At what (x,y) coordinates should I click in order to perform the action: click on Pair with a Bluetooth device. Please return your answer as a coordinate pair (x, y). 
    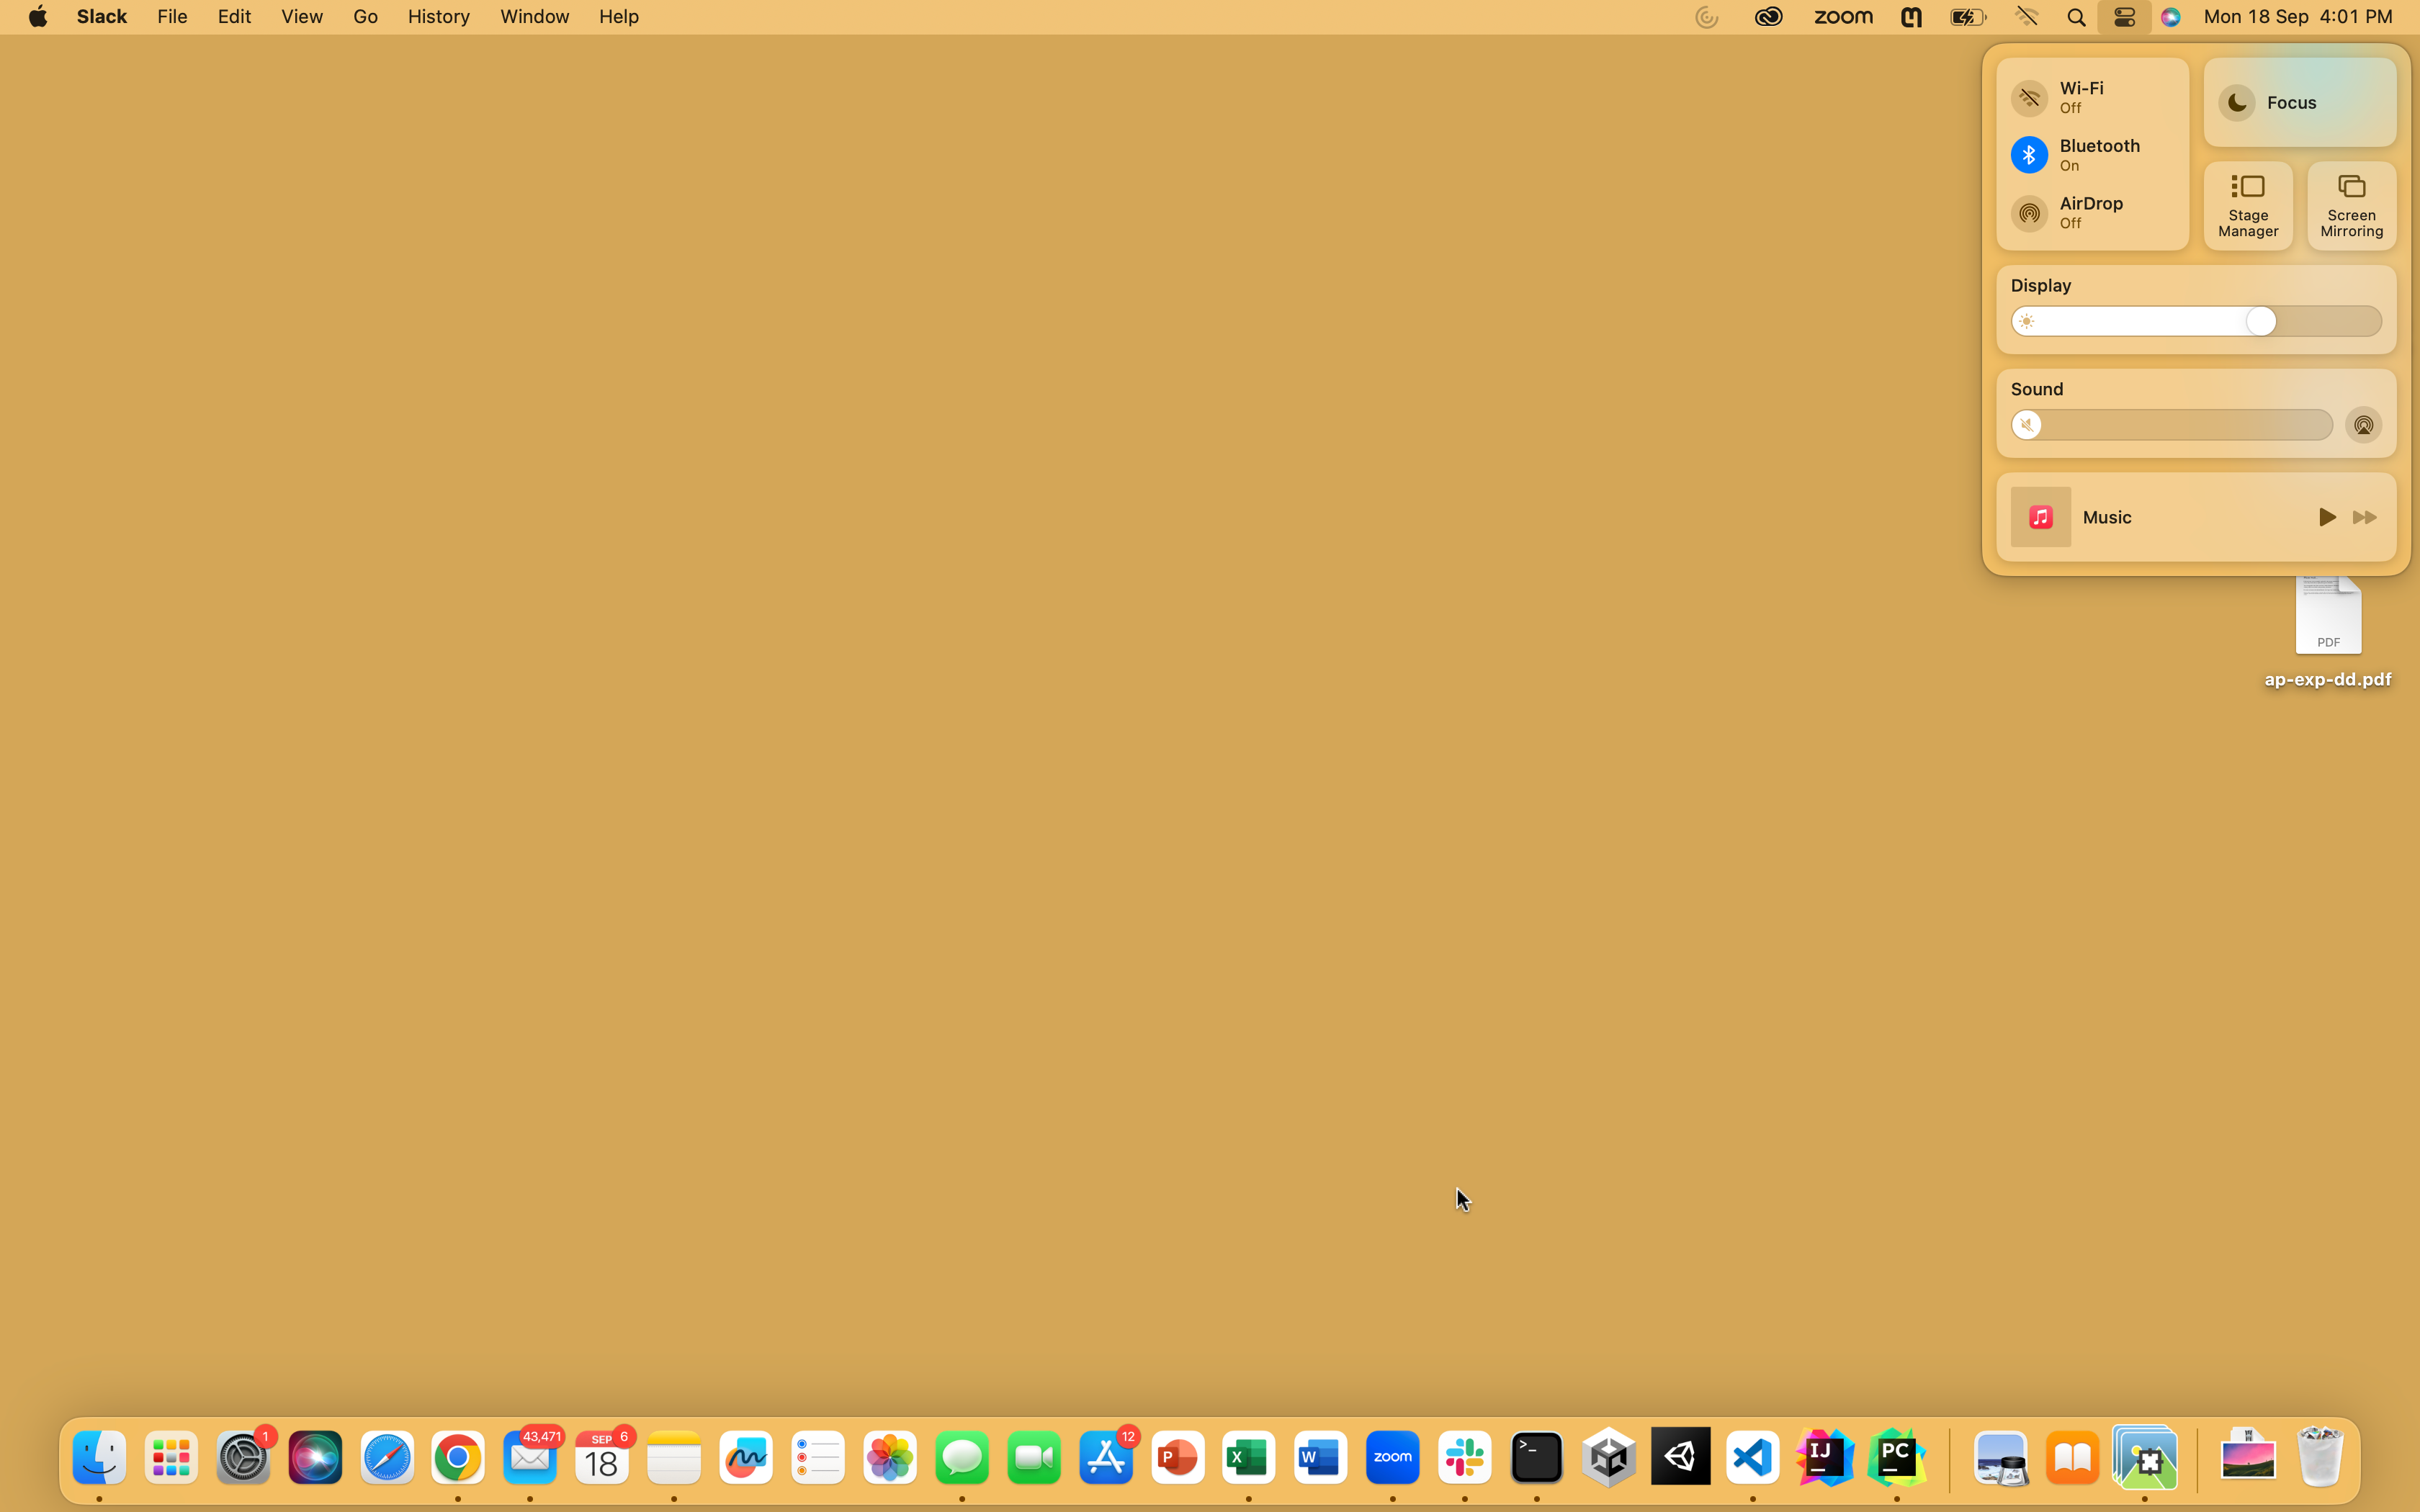
    Looking at the image, I should click on (2089, 153).